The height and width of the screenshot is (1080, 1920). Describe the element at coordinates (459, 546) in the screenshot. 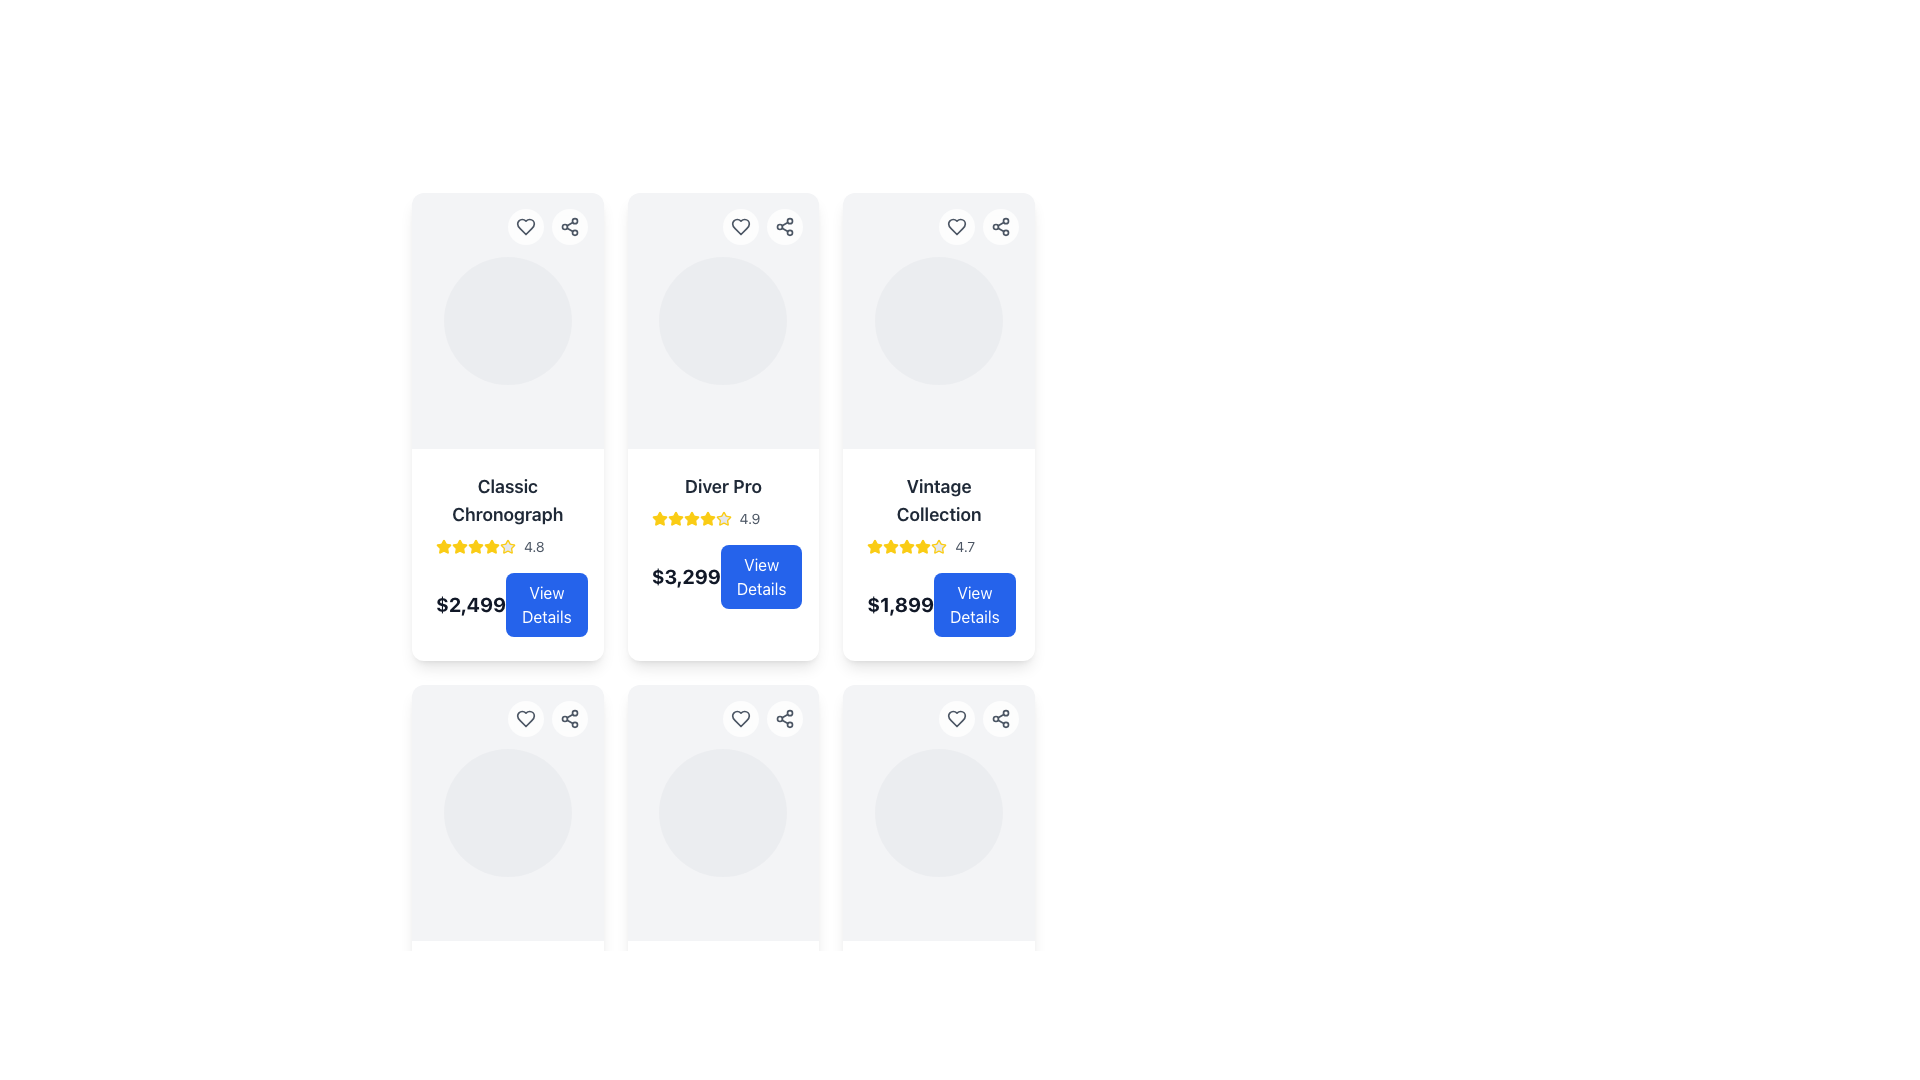

I see `the star icon with a yellow fill in the rating section of the first product card under the title 'Classic Chronograph'` at that location.